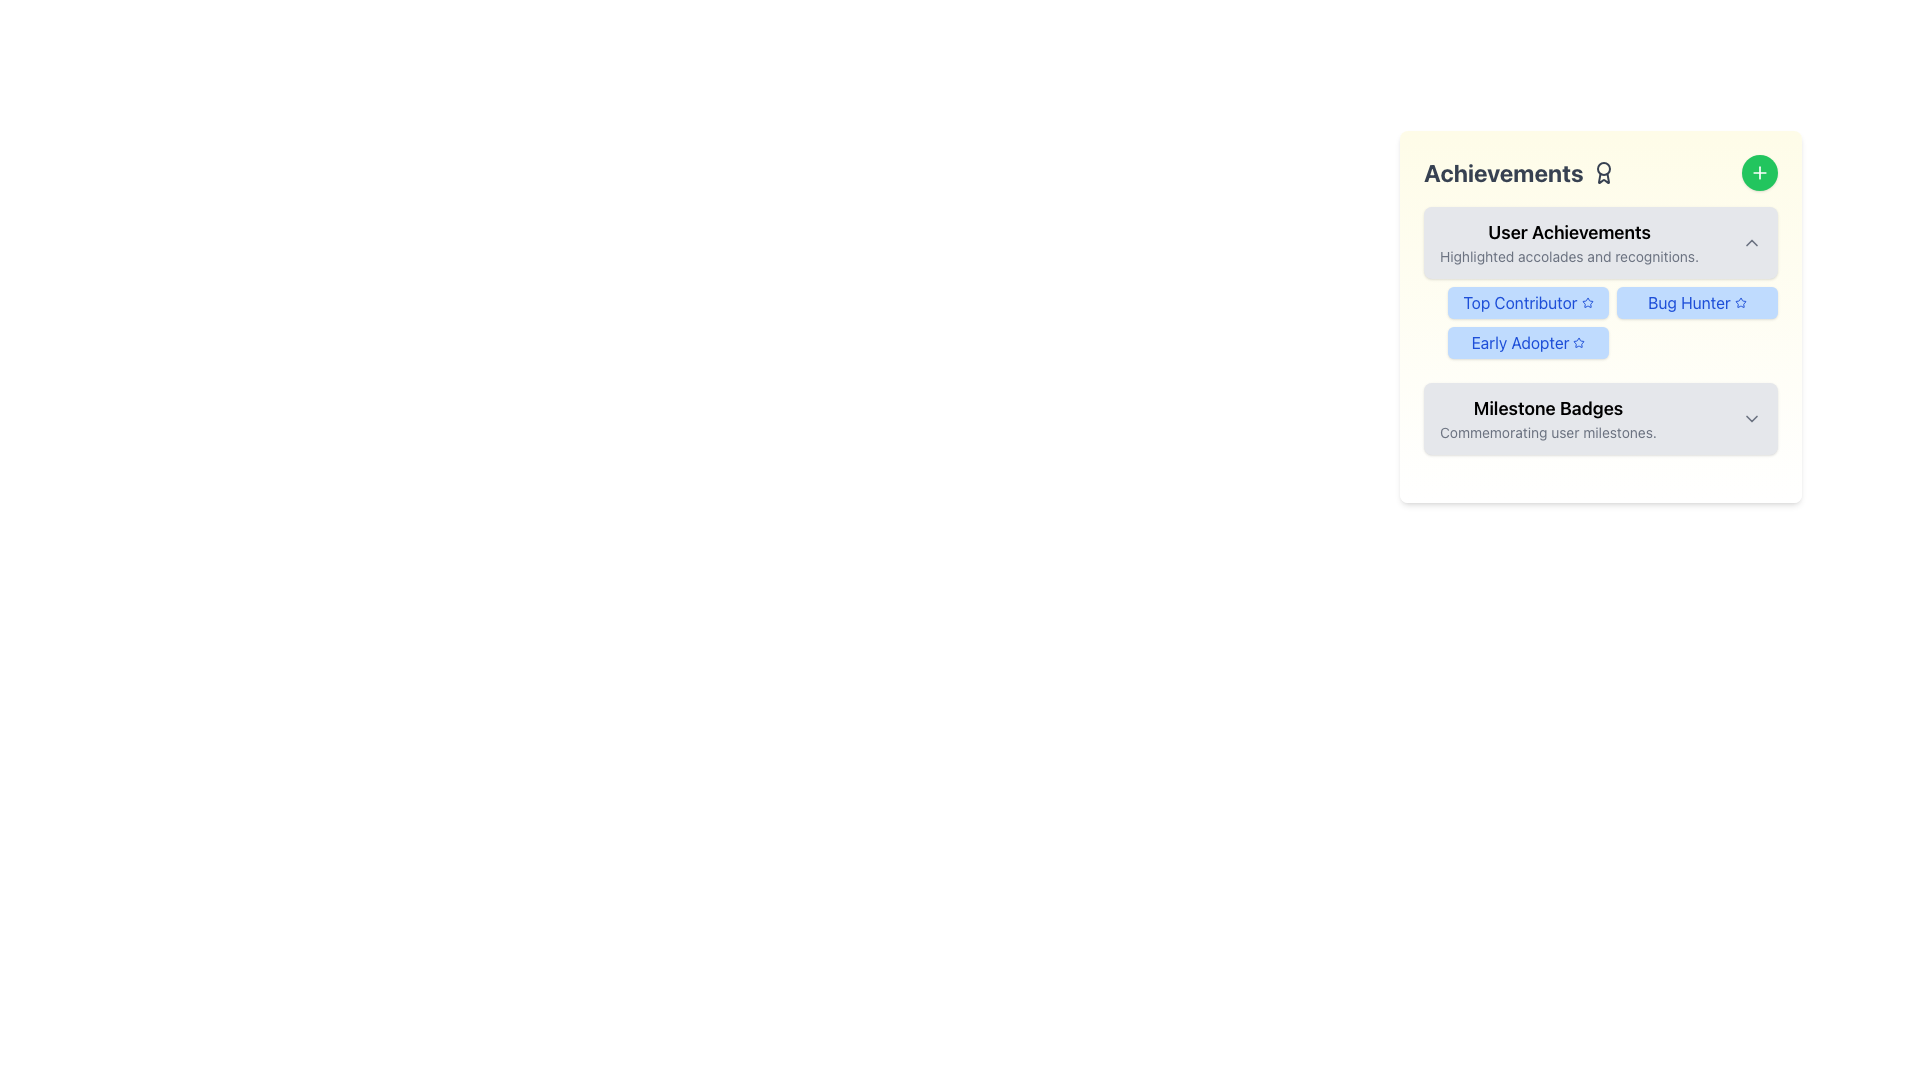 Image resolution: width=1920 pixels, height=1080 pixels. I want to click on the small, vividly green circular button with a white cross icon located at the top-right corner of the 'Achievements' panel, so click(1760, 172).